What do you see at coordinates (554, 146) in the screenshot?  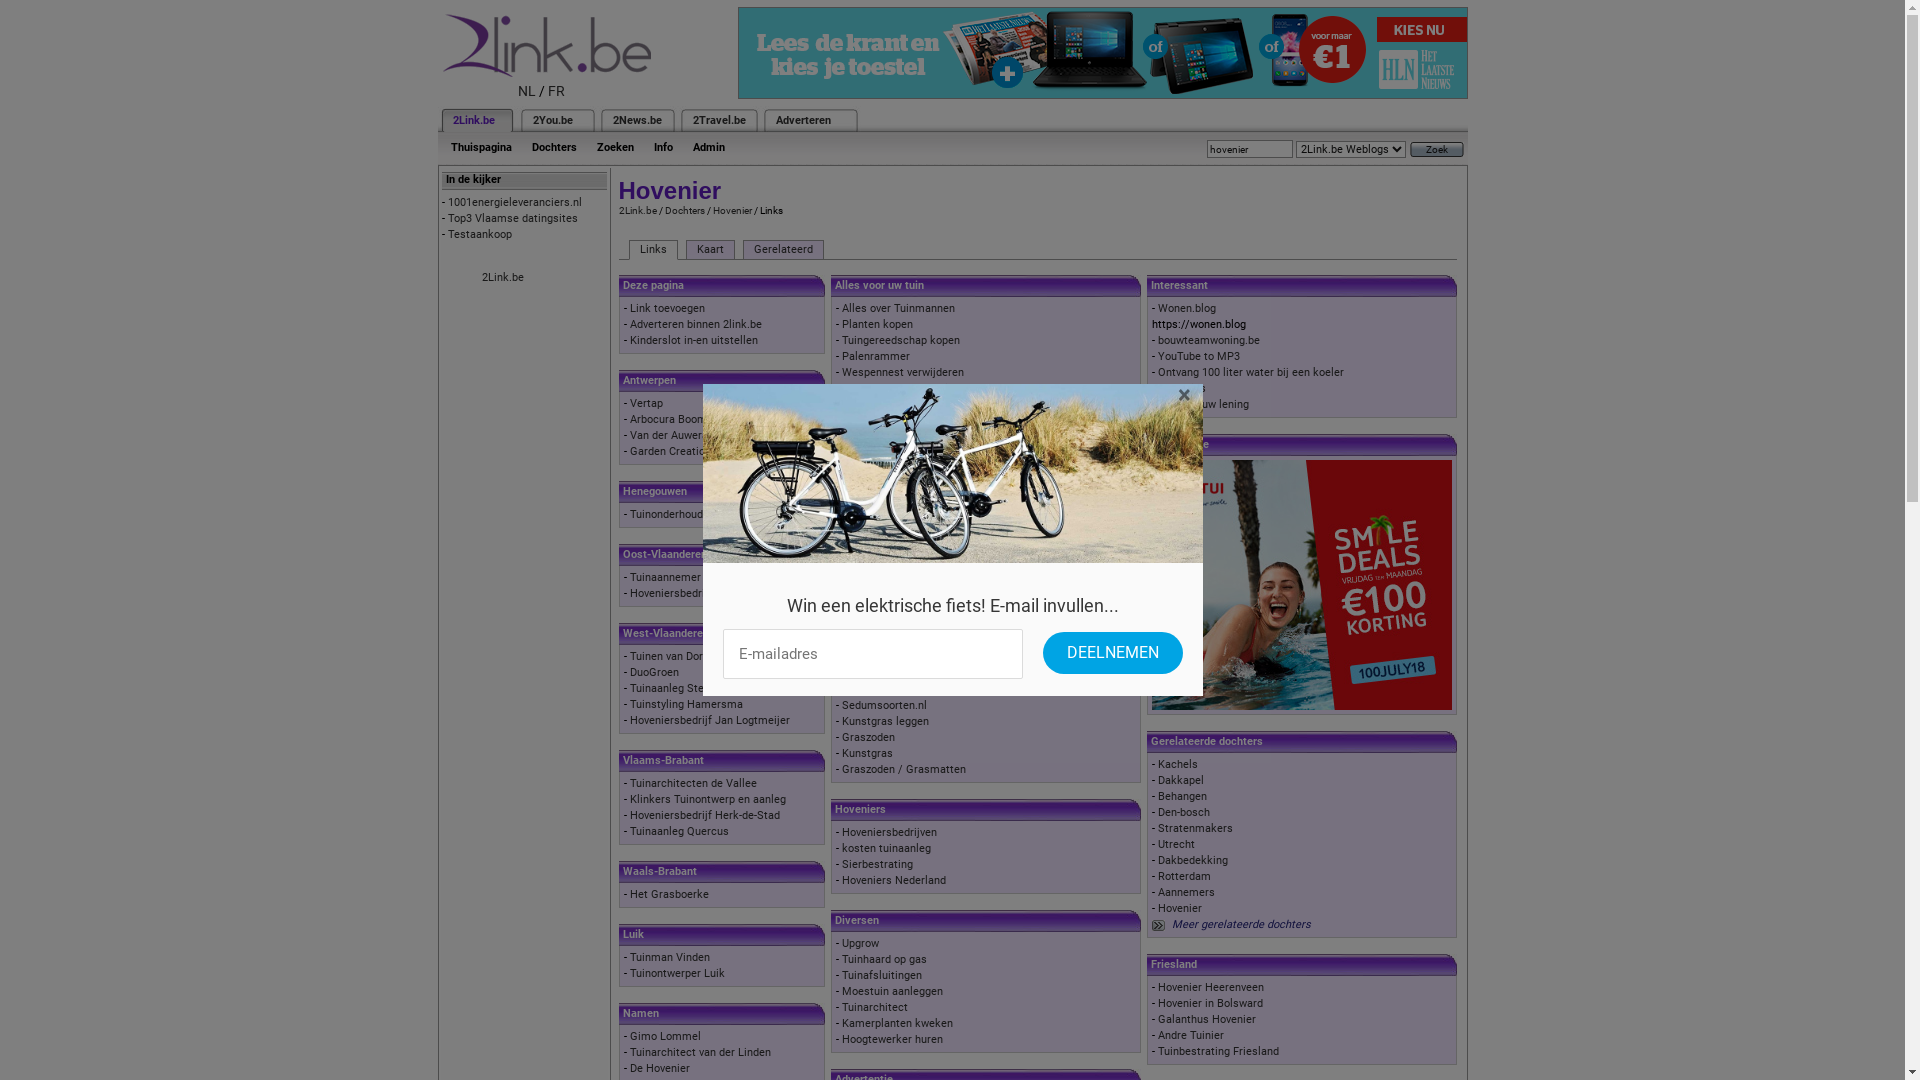 I see `'Dochters'` at bounding box center [554, 146].